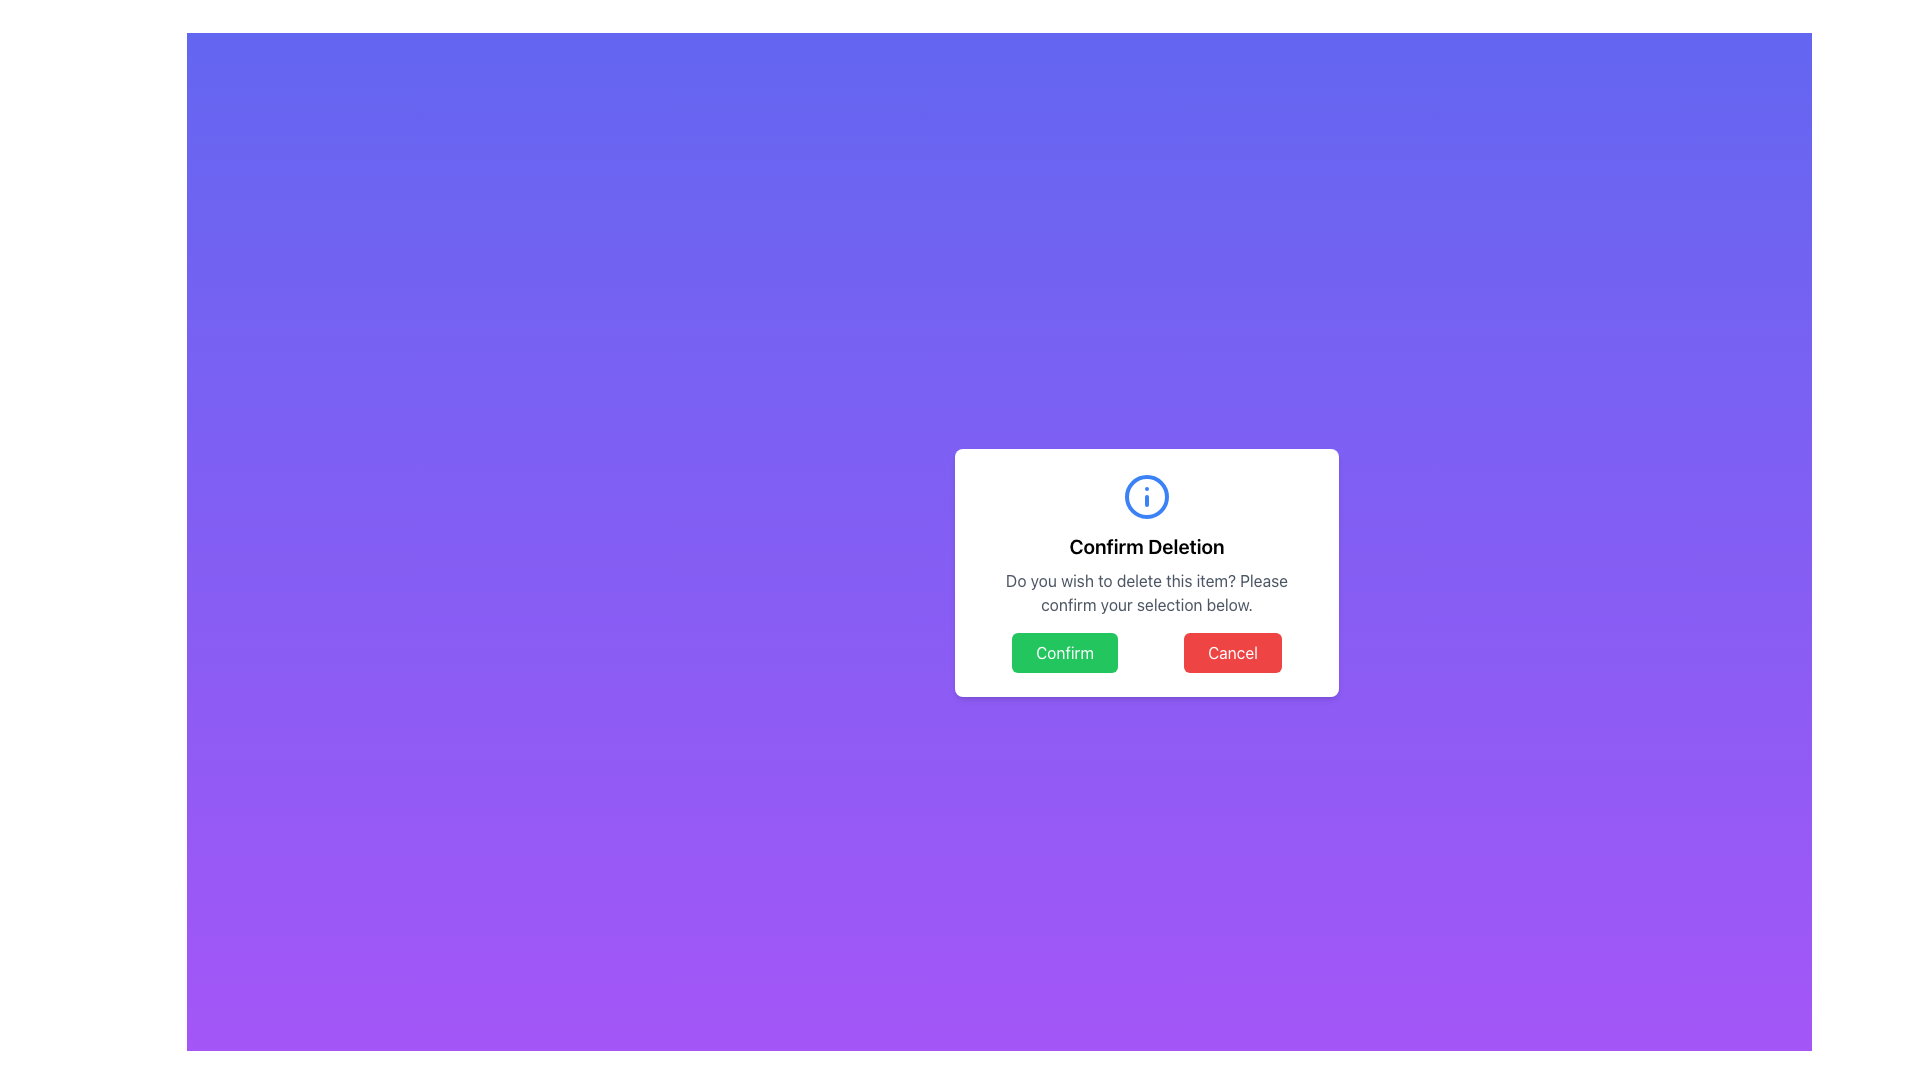 The height and width of the screenshot is (1080, 1920). I want to click on the blue outlined, white filled circular component at the center of the info icon above the 'Confirm Deletion' text in the modal dialog box, so click(1147, 496).